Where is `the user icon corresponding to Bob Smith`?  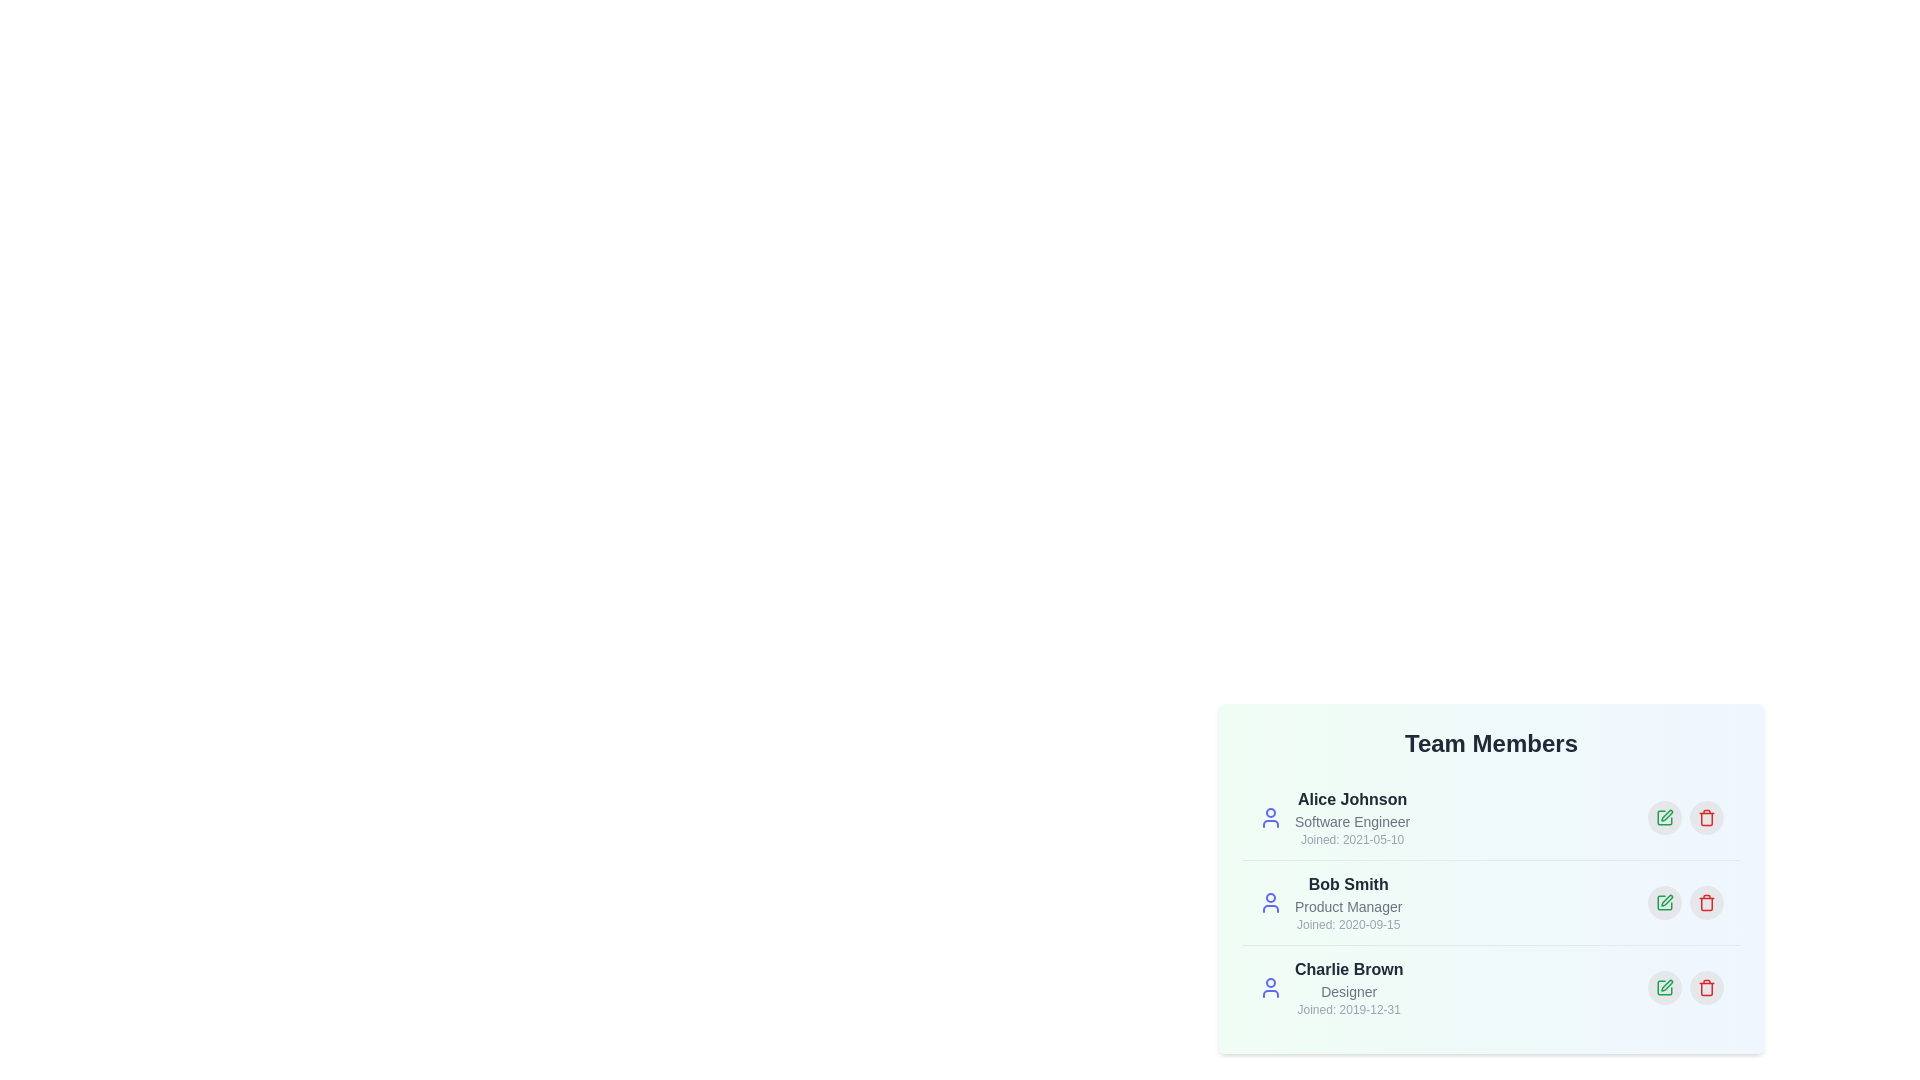
the user icon corresponding to Bob Smith is located at coordinates (1270, 902).